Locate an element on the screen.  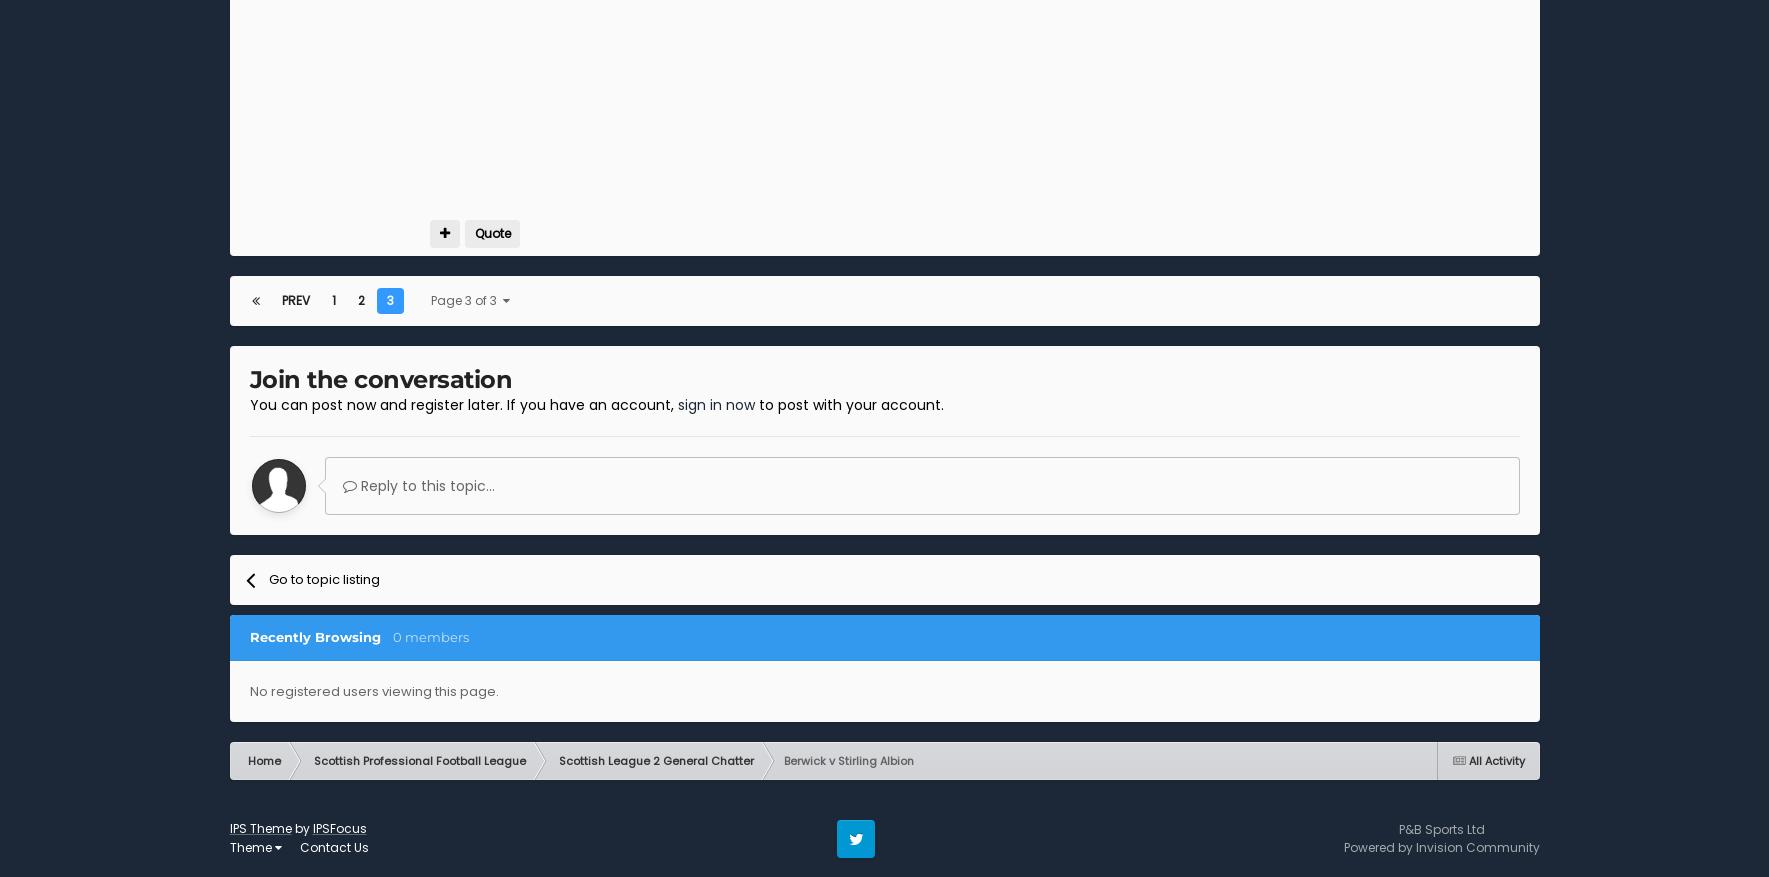
'0 members' is located at coordinates (429, 636).